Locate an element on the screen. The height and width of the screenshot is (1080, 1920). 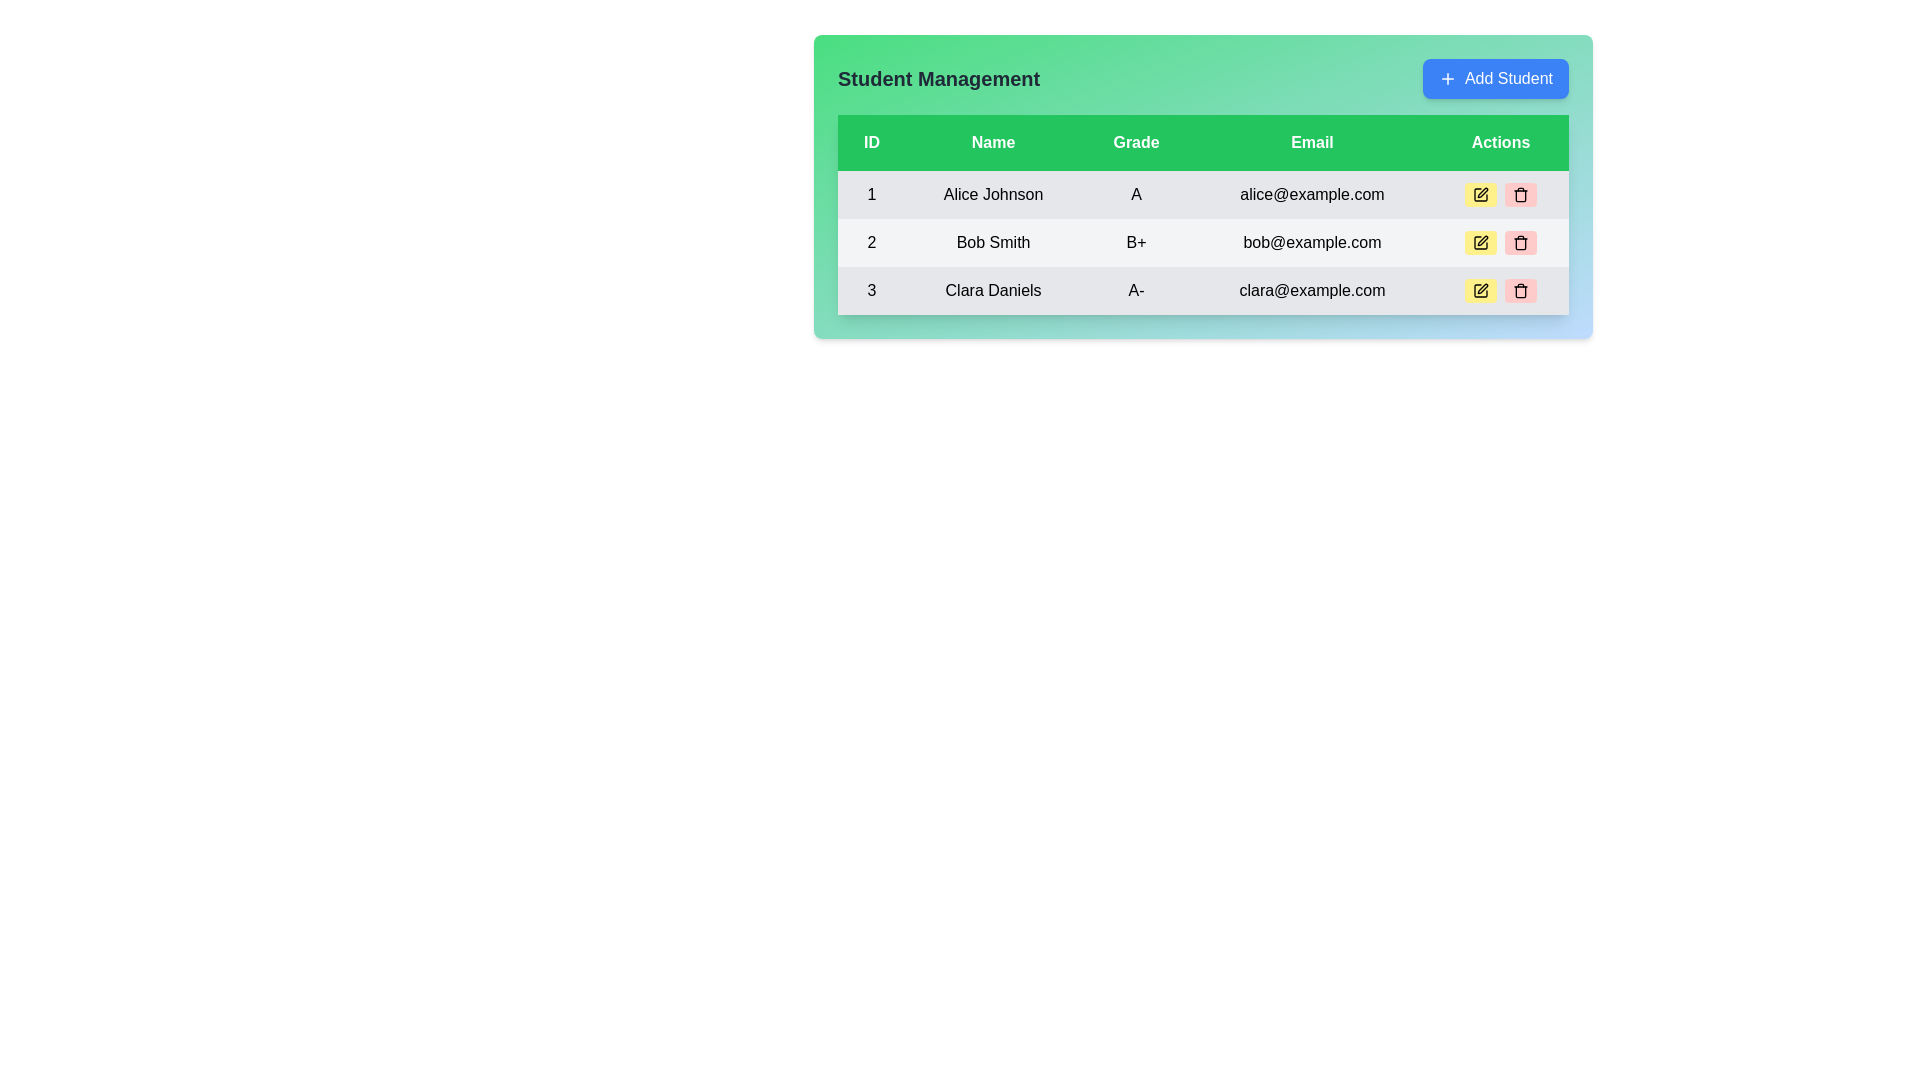
the 'Email' header label in the table, which indicates the content of the Email column, positioned slightly right of center in the table layout is located at coordinates (1312, 141).